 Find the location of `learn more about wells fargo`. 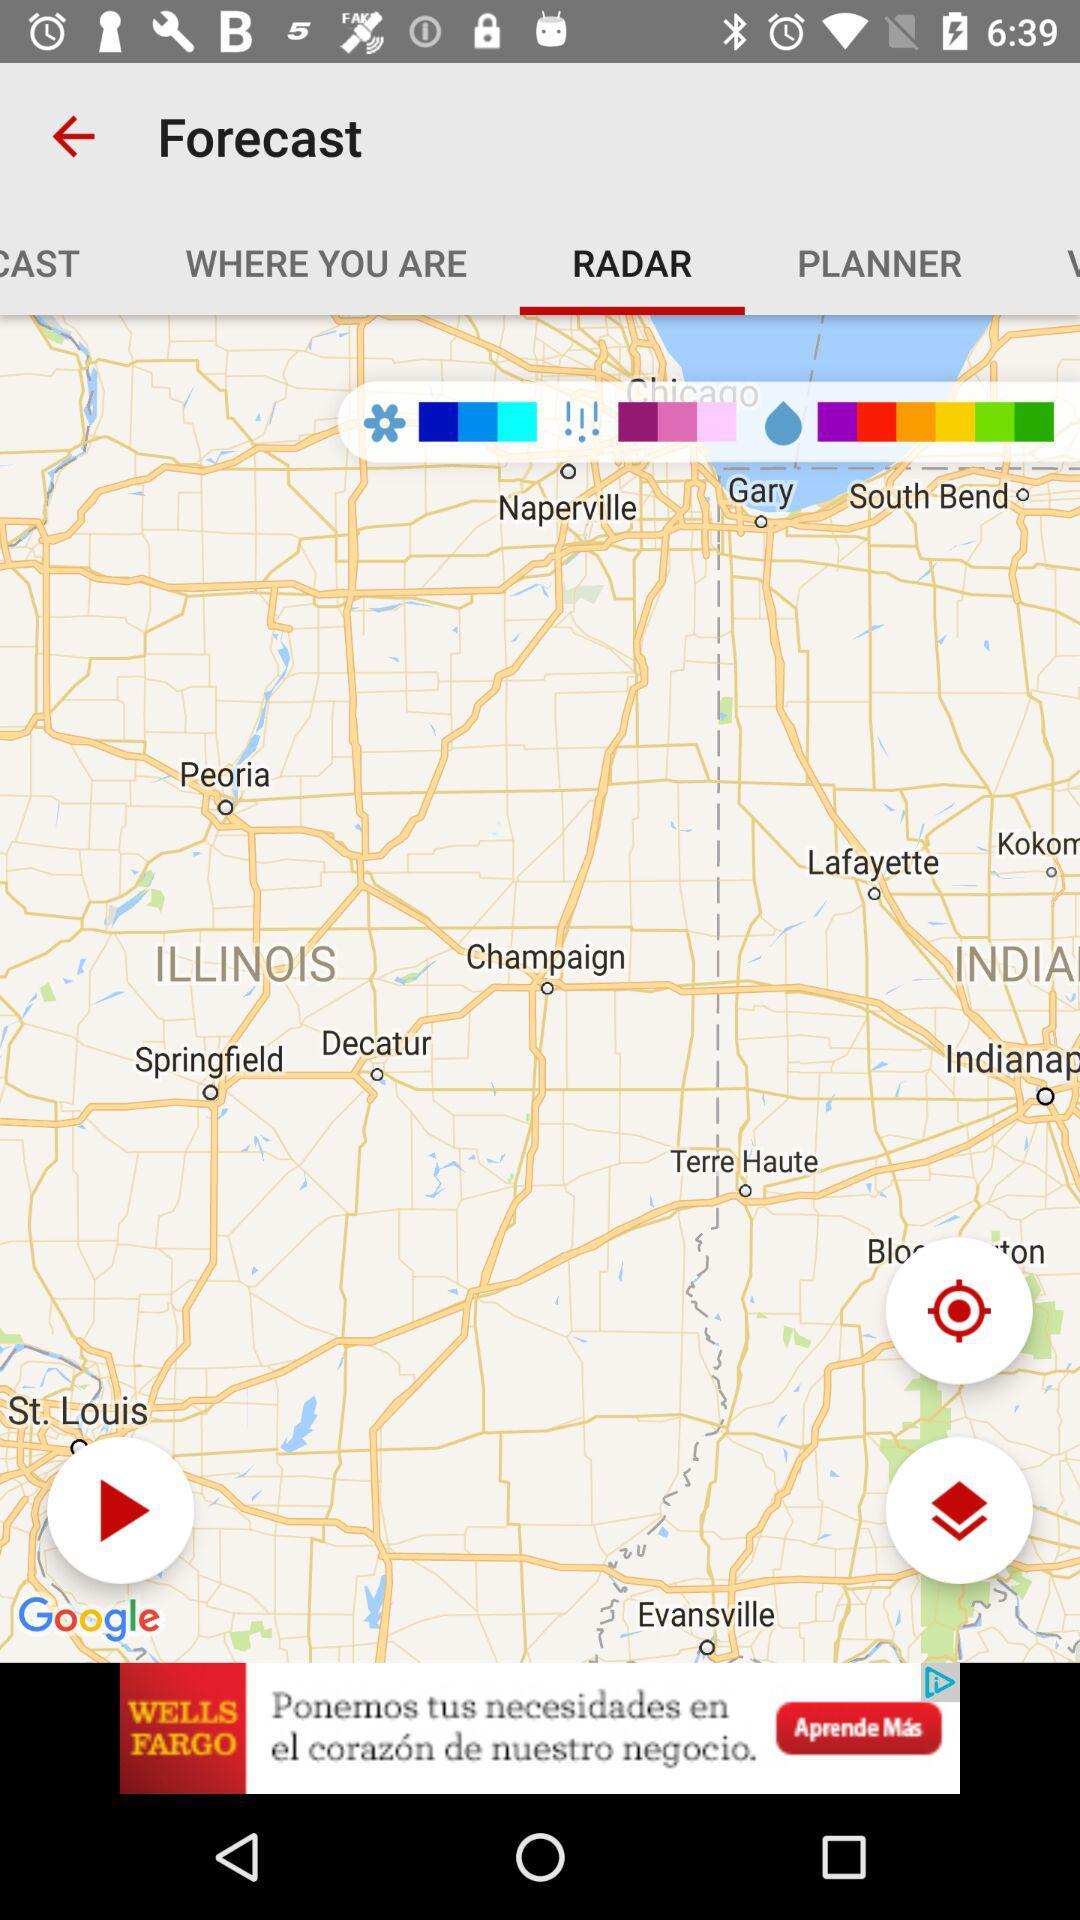

learn more about wells fargo is located at coordinates (540, 1727).